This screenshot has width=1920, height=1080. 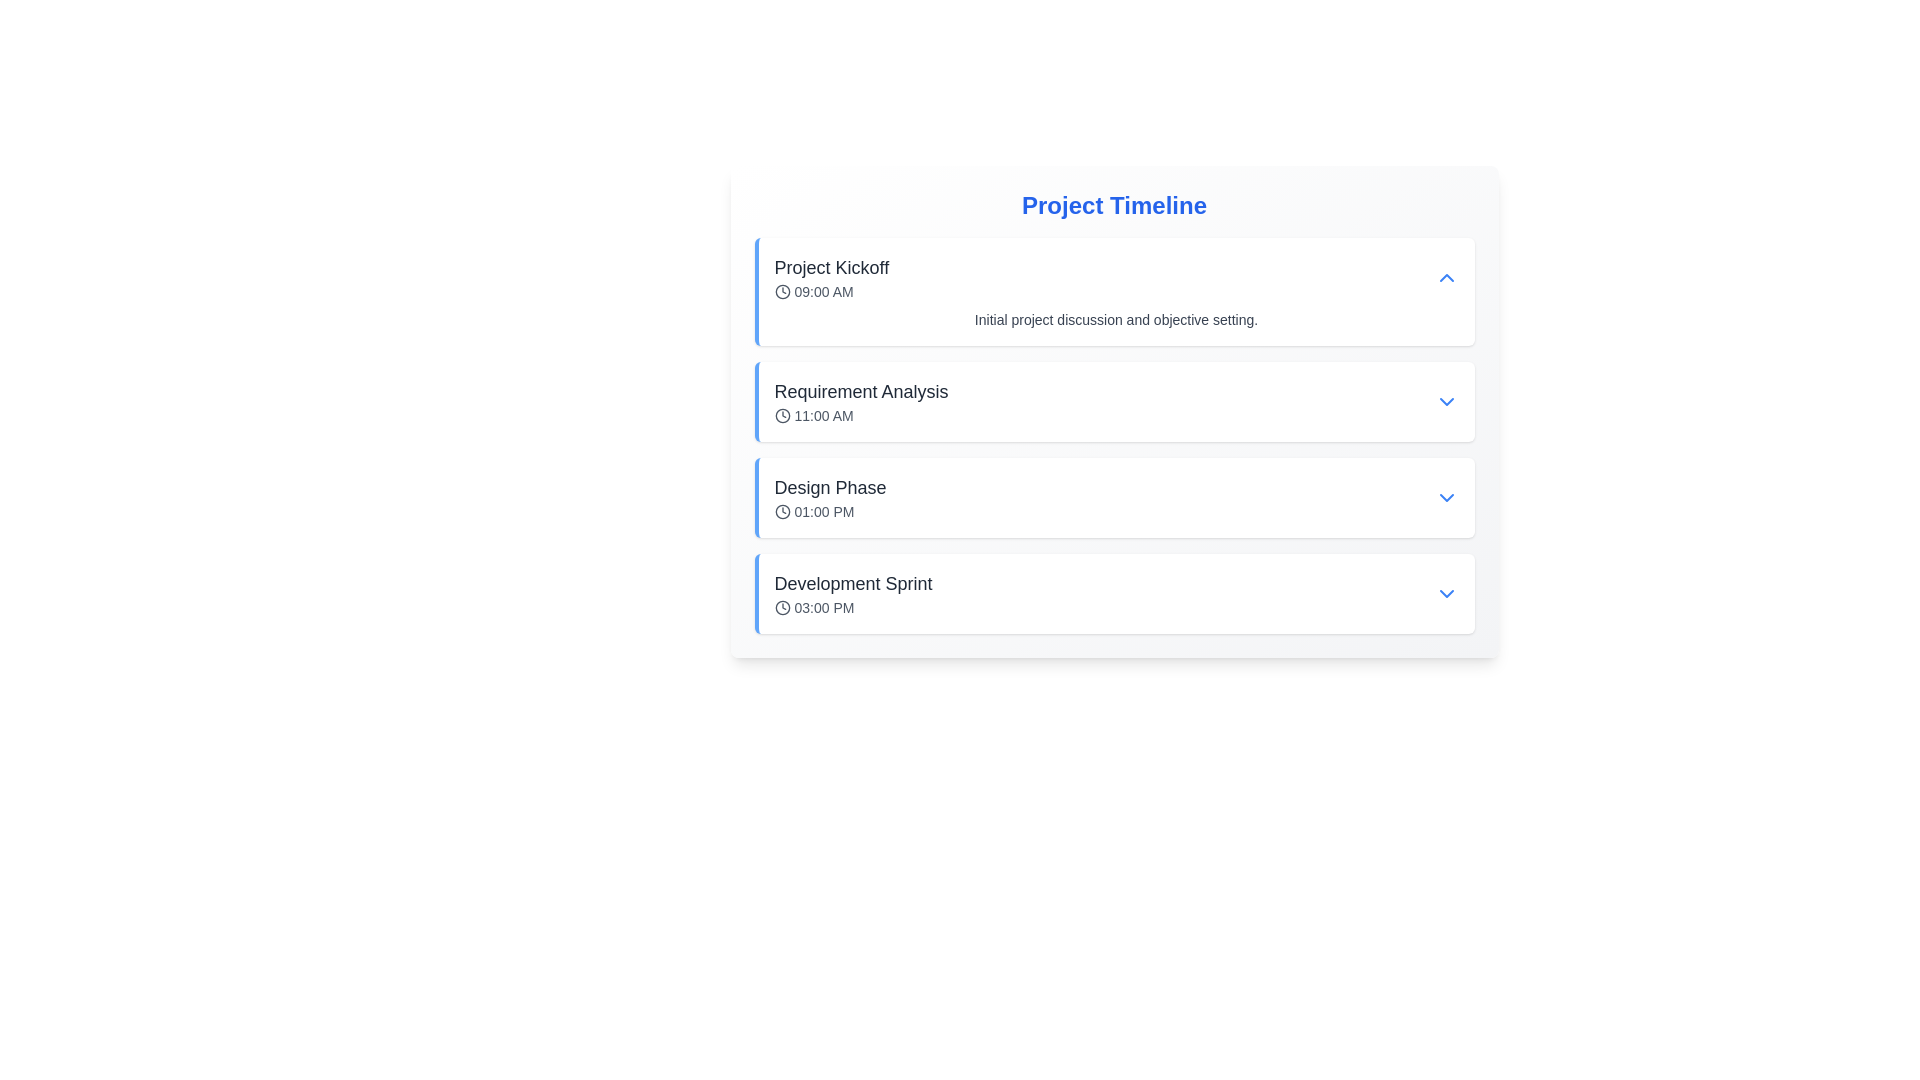 What do you see at coordinates (1446, 277) in the screenshot?
I see `the small upward-pointing blue chevron button located at the top-right of the 'Project Kickoff' header in the timeline` at bounding box center [1446, 277].